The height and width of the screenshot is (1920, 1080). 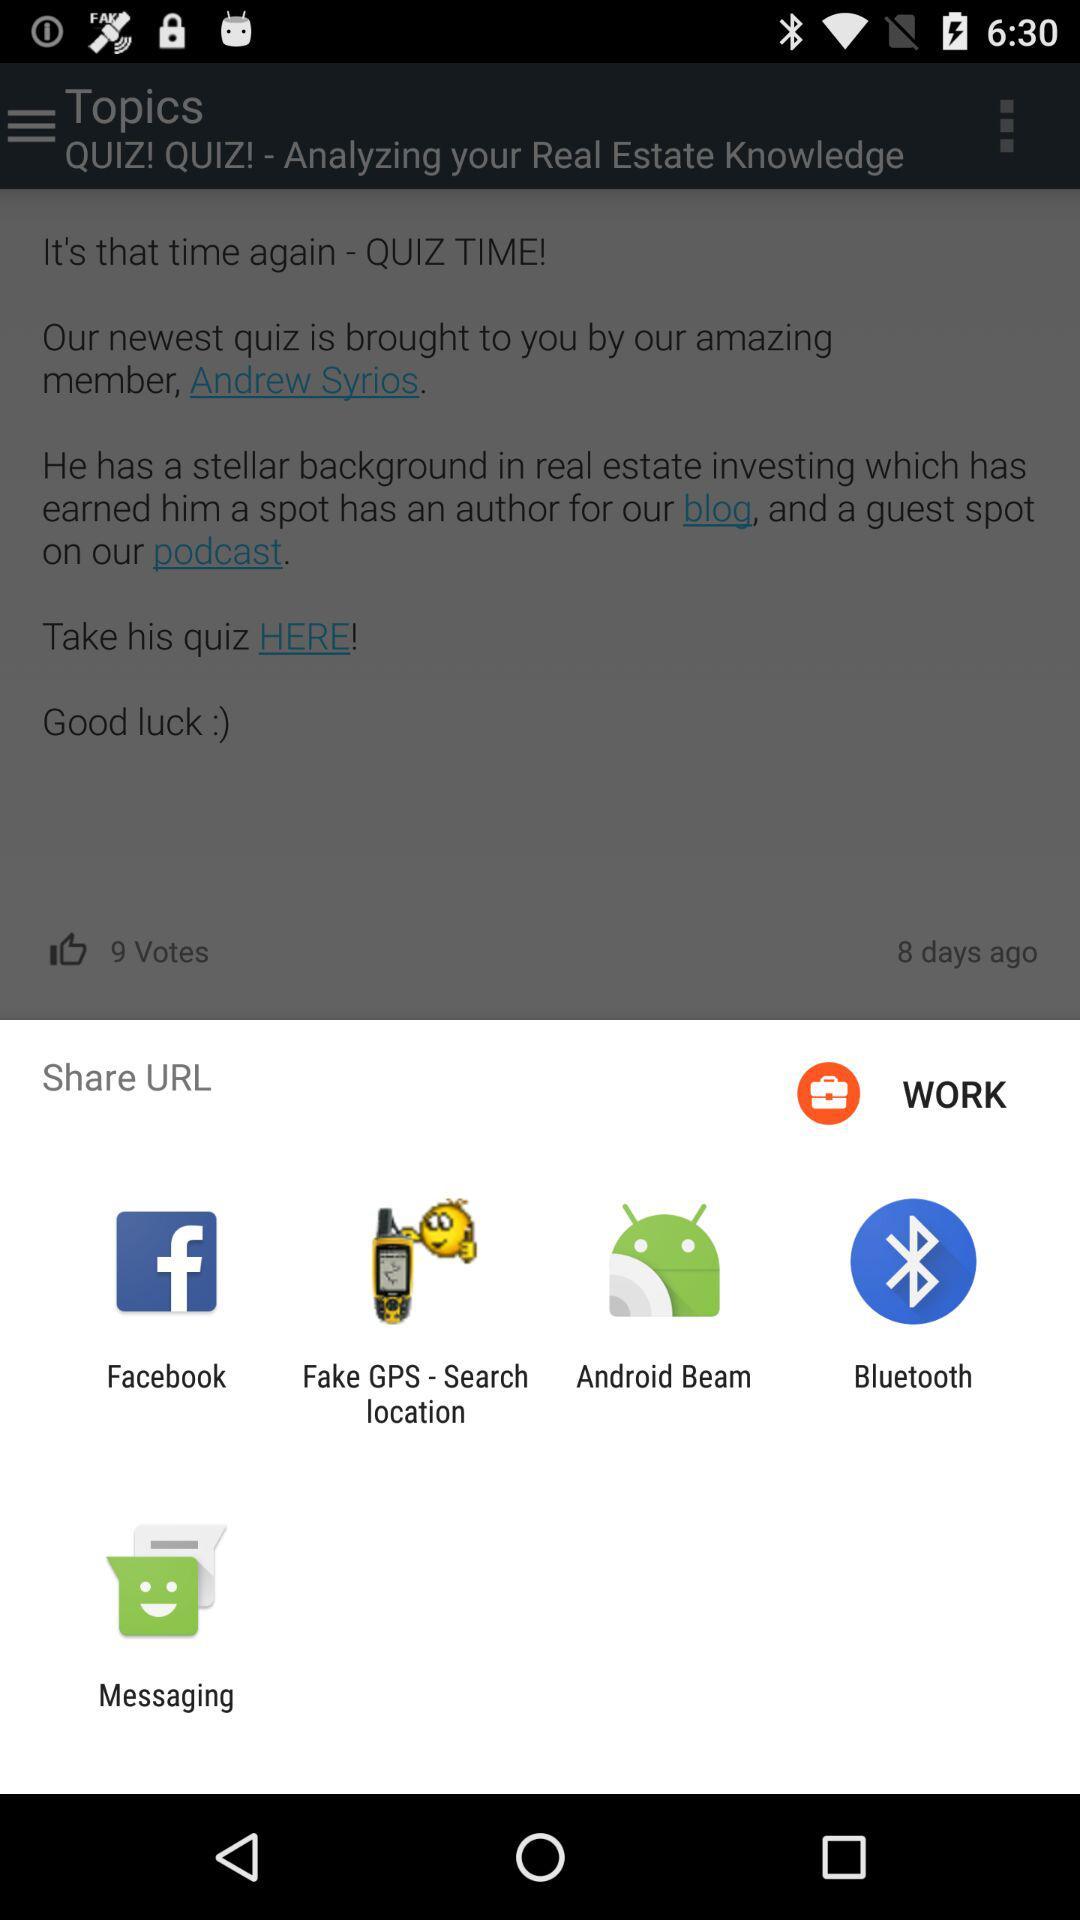 What do you see at coordinates (414, 1392) in the screenshot?
I see `icon to the right of the facebook` at bounding box center [414, 1392].